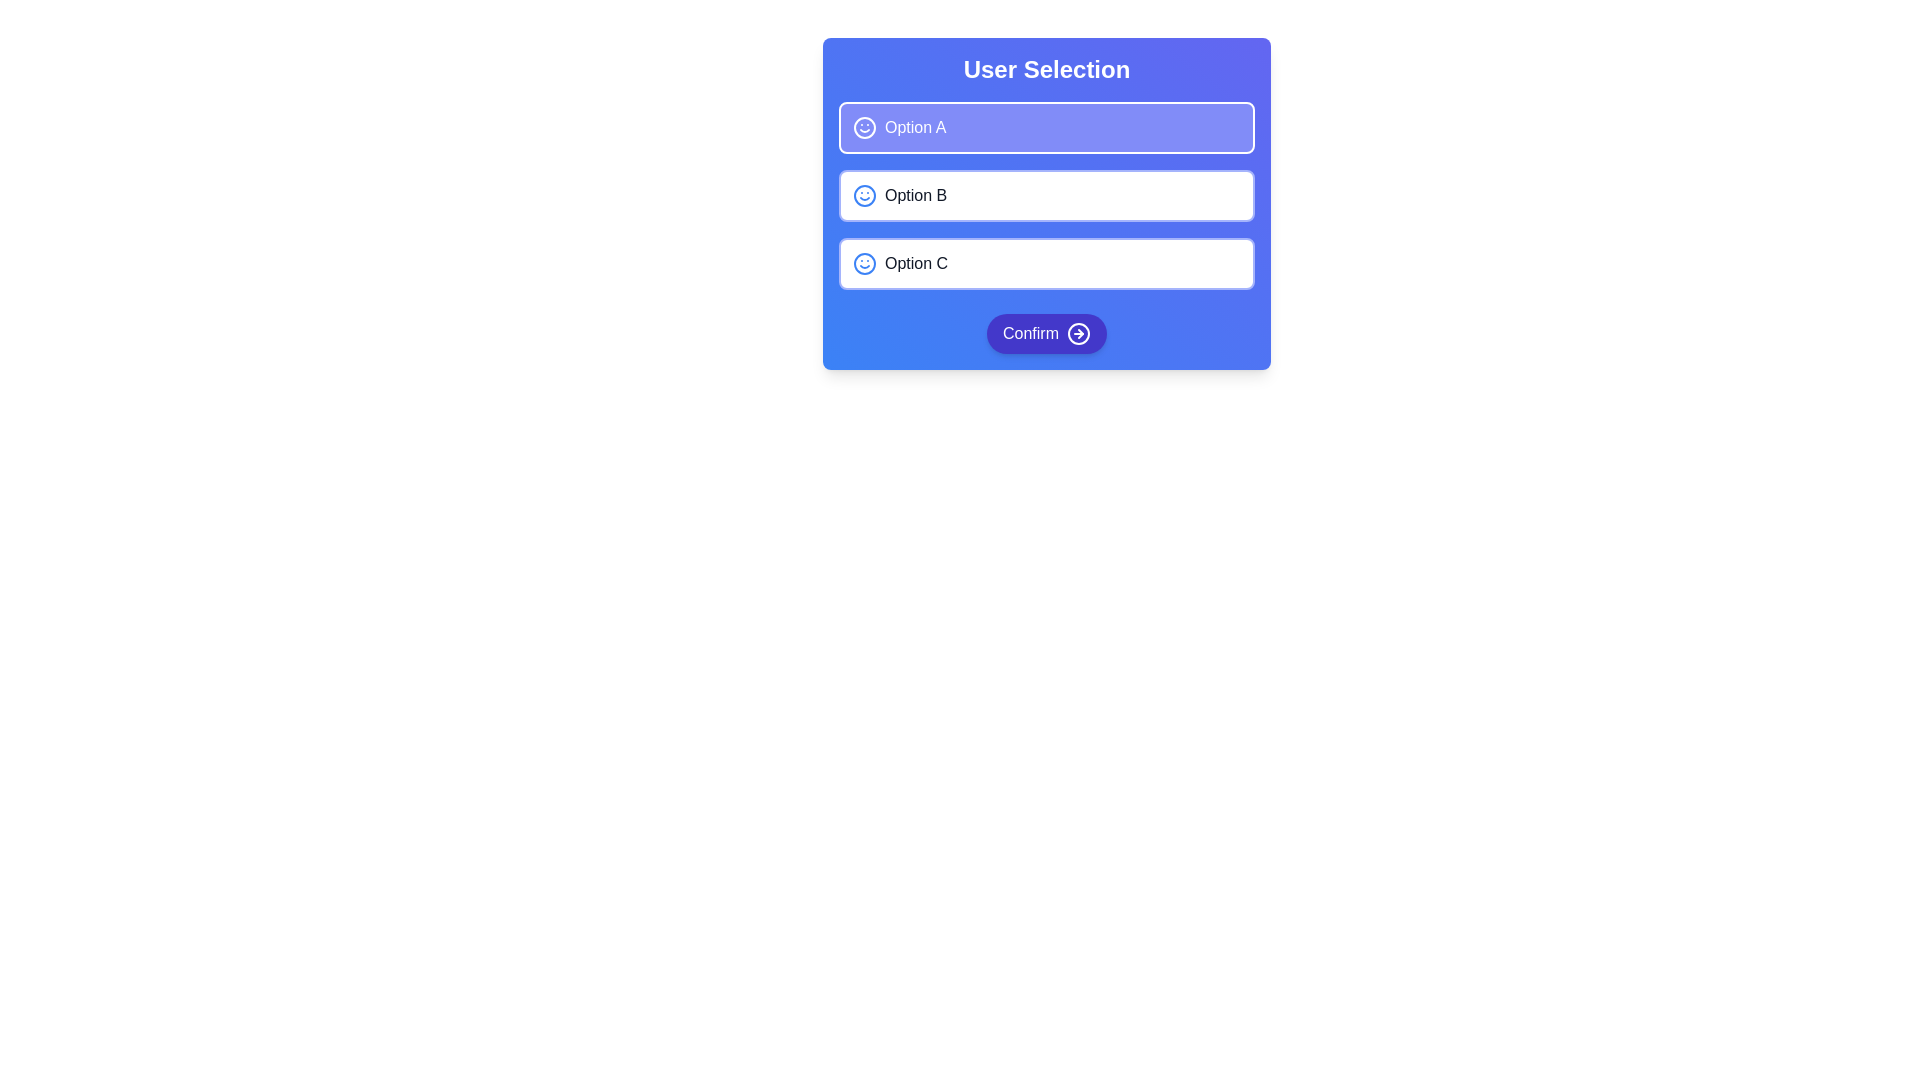 The image size is (1920, 1080). What do you see at coordinates (1045, 68) in the screenshot?
I see `the title text located at the top of the card, which serves as a heading for the options and confirm button below it` at bounding box center [1045, 68].